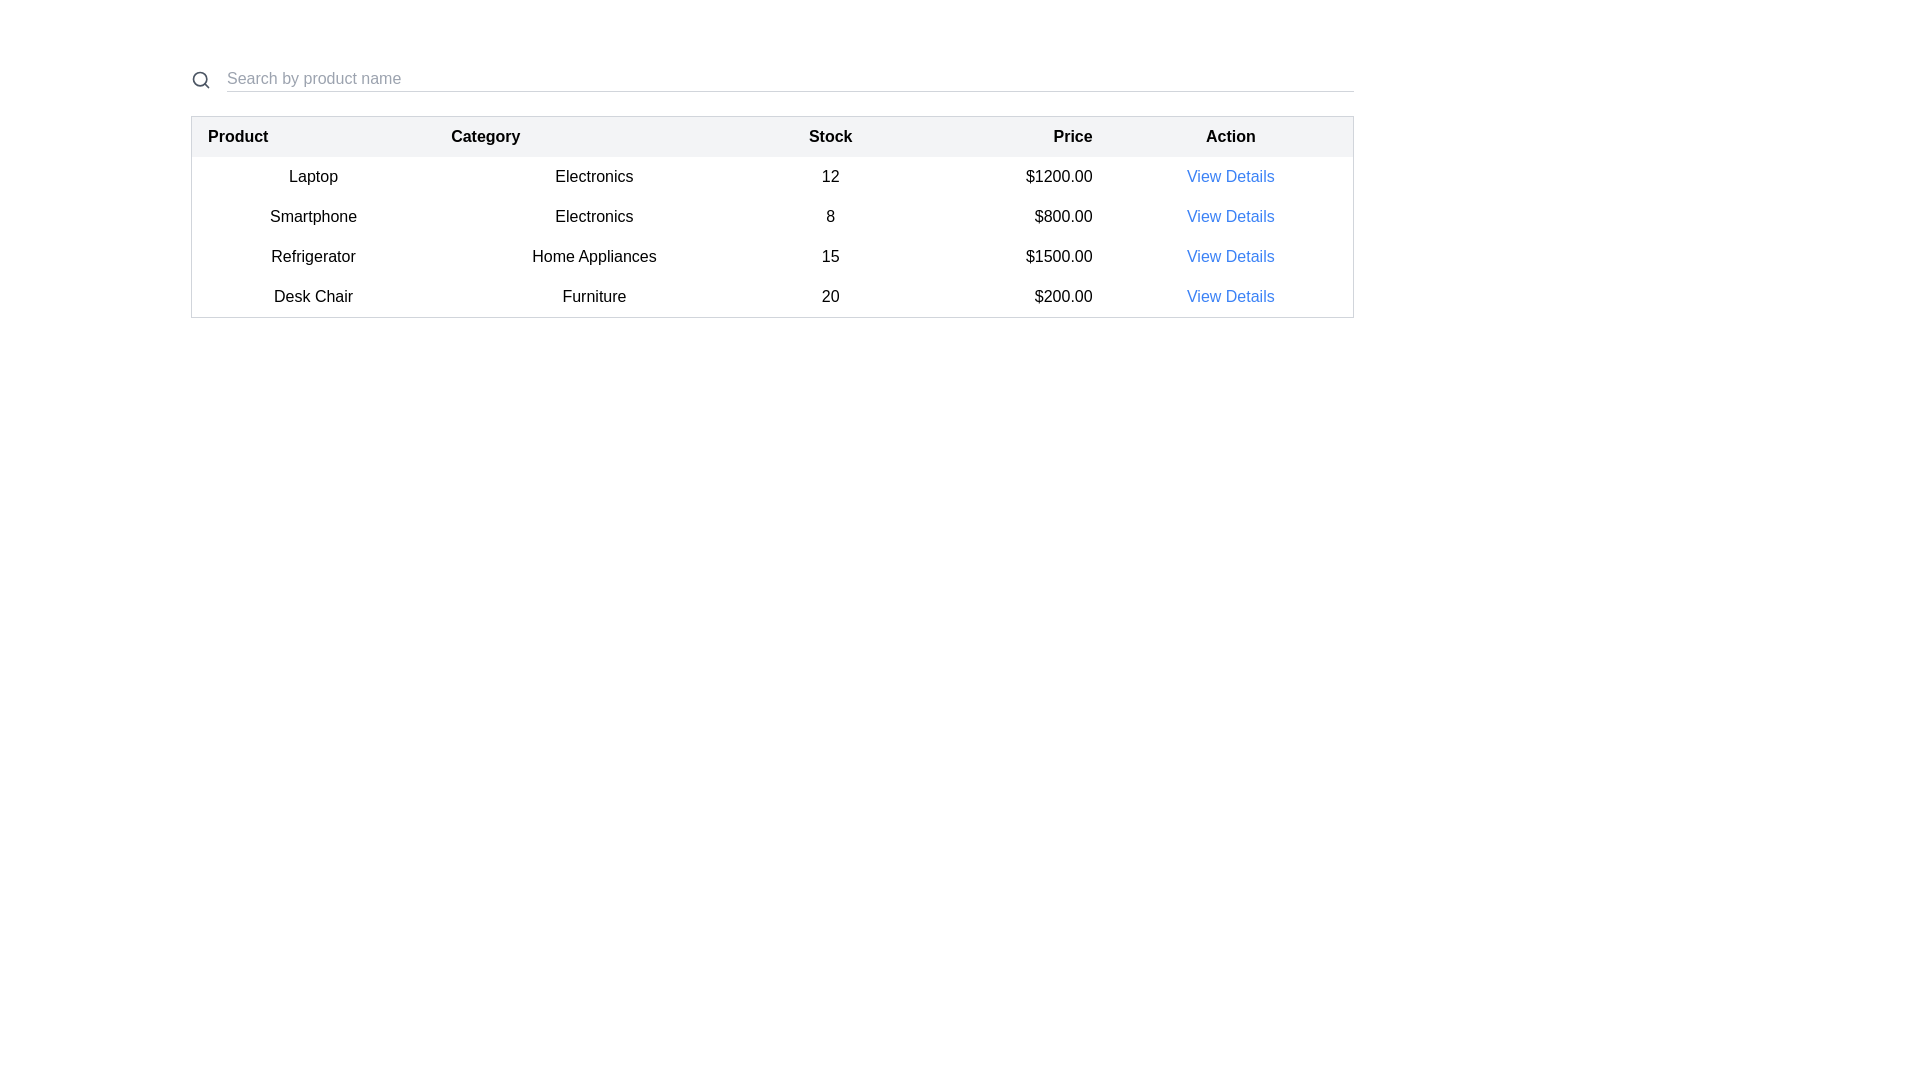 This screenshot has width=1920, height=1080. Describe the element at coordinates (1229, 297) in the screenshot. I see `the 'View Details' hyperlink, which is styled in blue and underlined, located in the last row of the table within the 'Action' column aligned with the 'Desk Chair' product` at that location.